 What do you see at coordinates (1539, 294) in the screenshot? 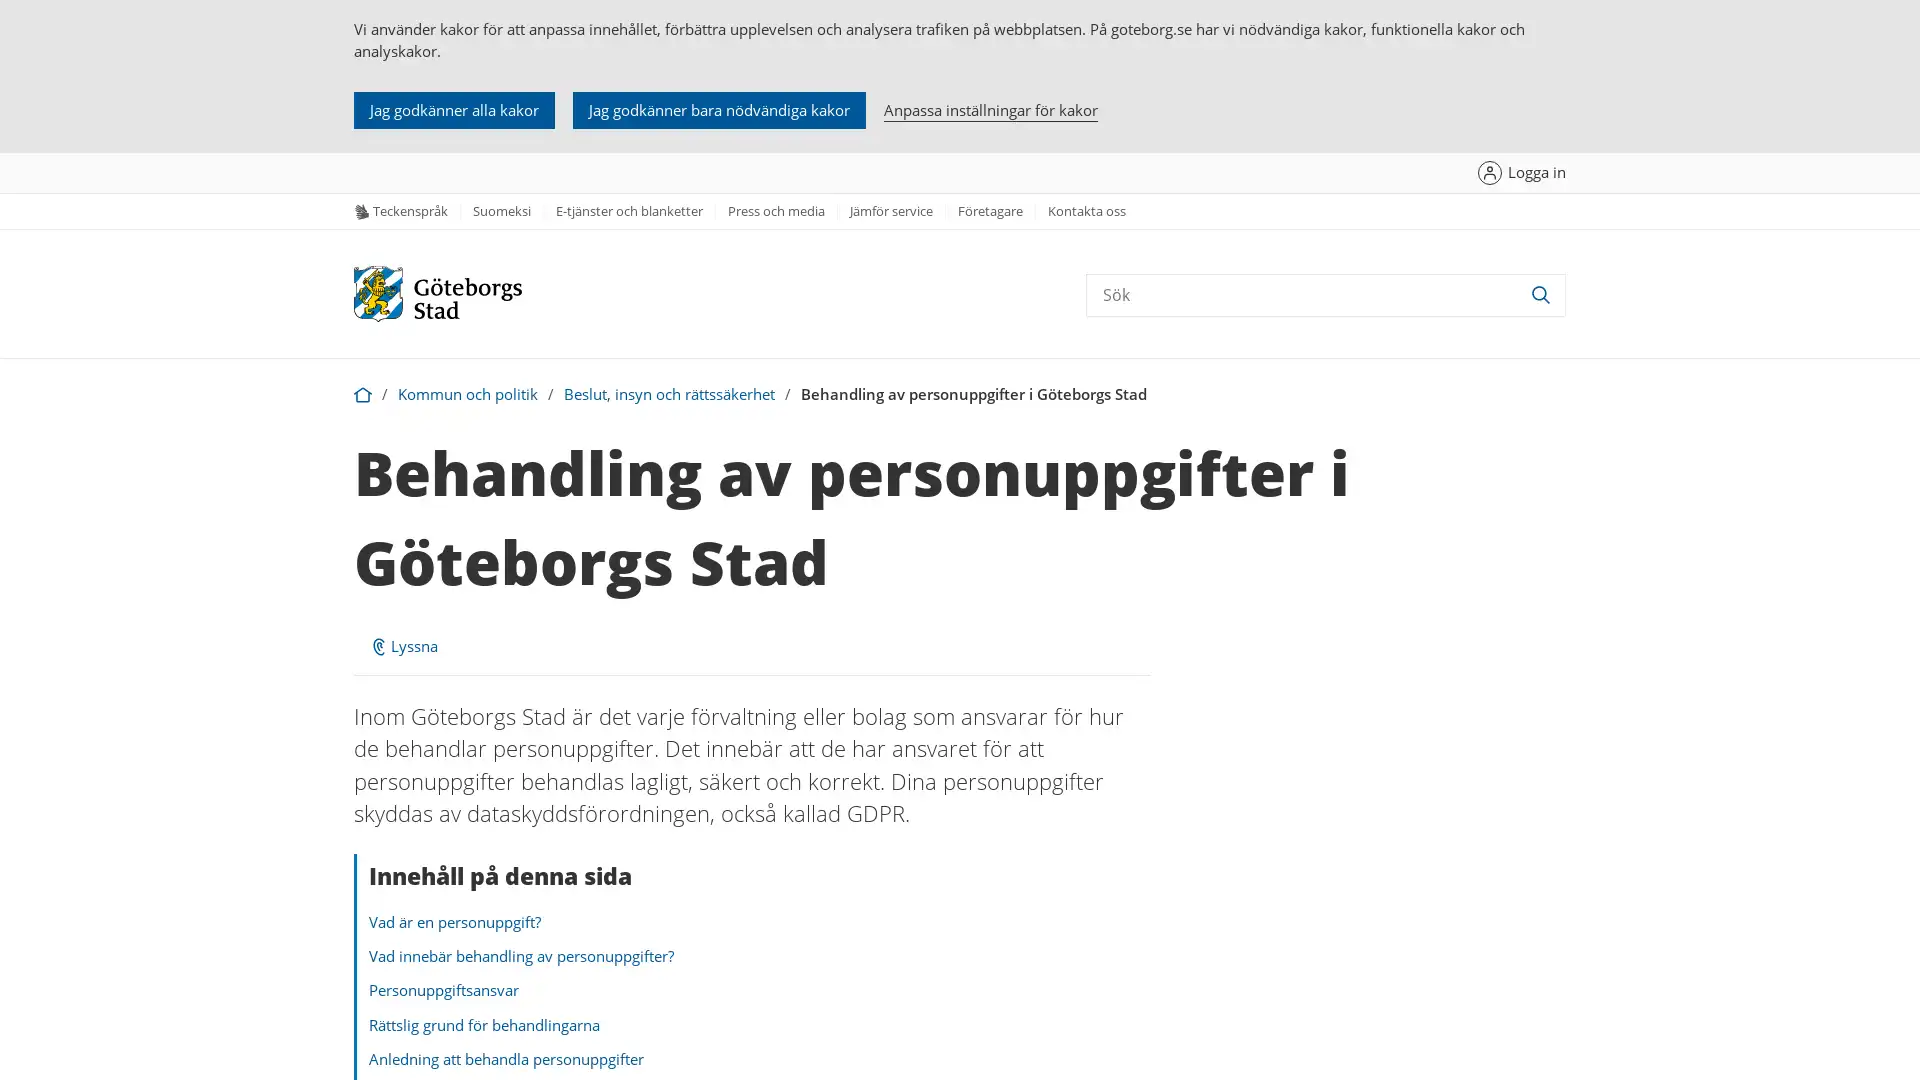
I see `Sok` at bounding box center [1539, 294].